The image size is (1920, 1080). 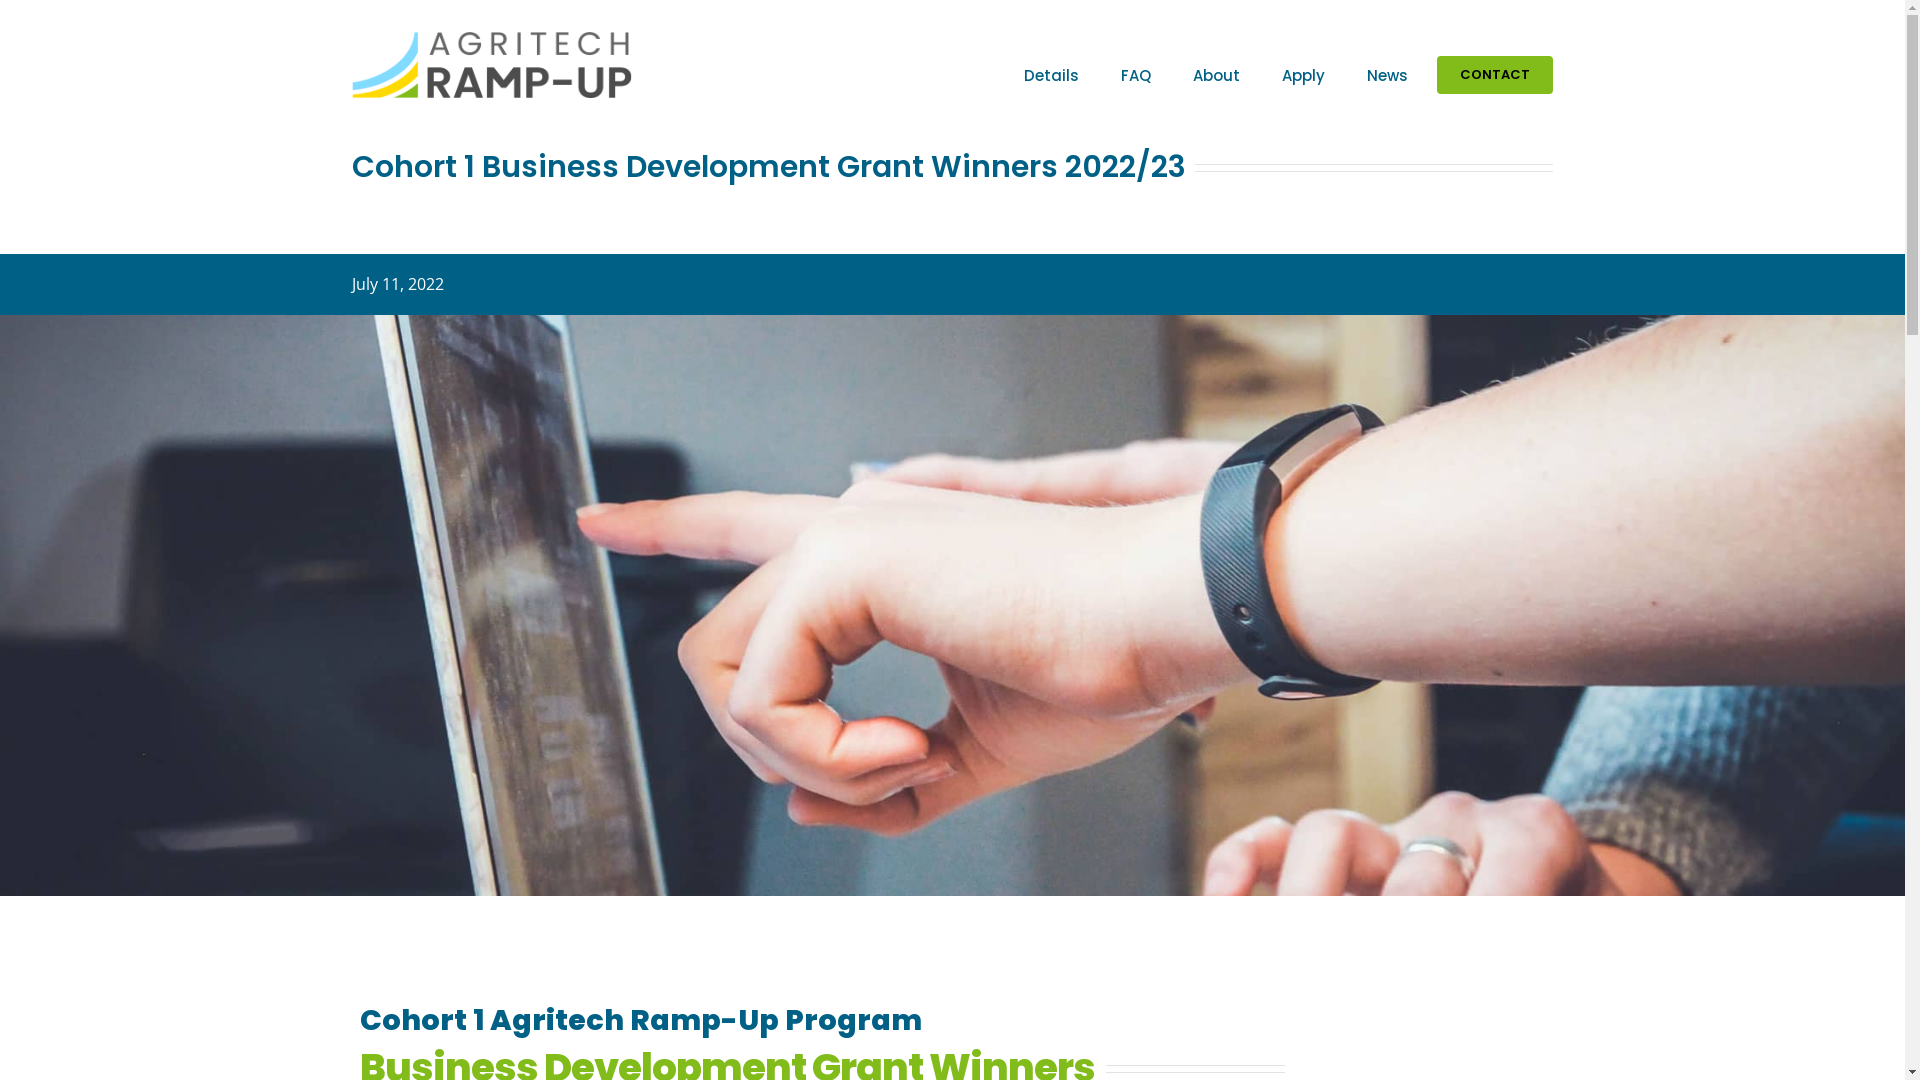 What do you see at coordinates (1215, 73) in the screenshot?
I see `'About'` at bounding box center [1215, 73].